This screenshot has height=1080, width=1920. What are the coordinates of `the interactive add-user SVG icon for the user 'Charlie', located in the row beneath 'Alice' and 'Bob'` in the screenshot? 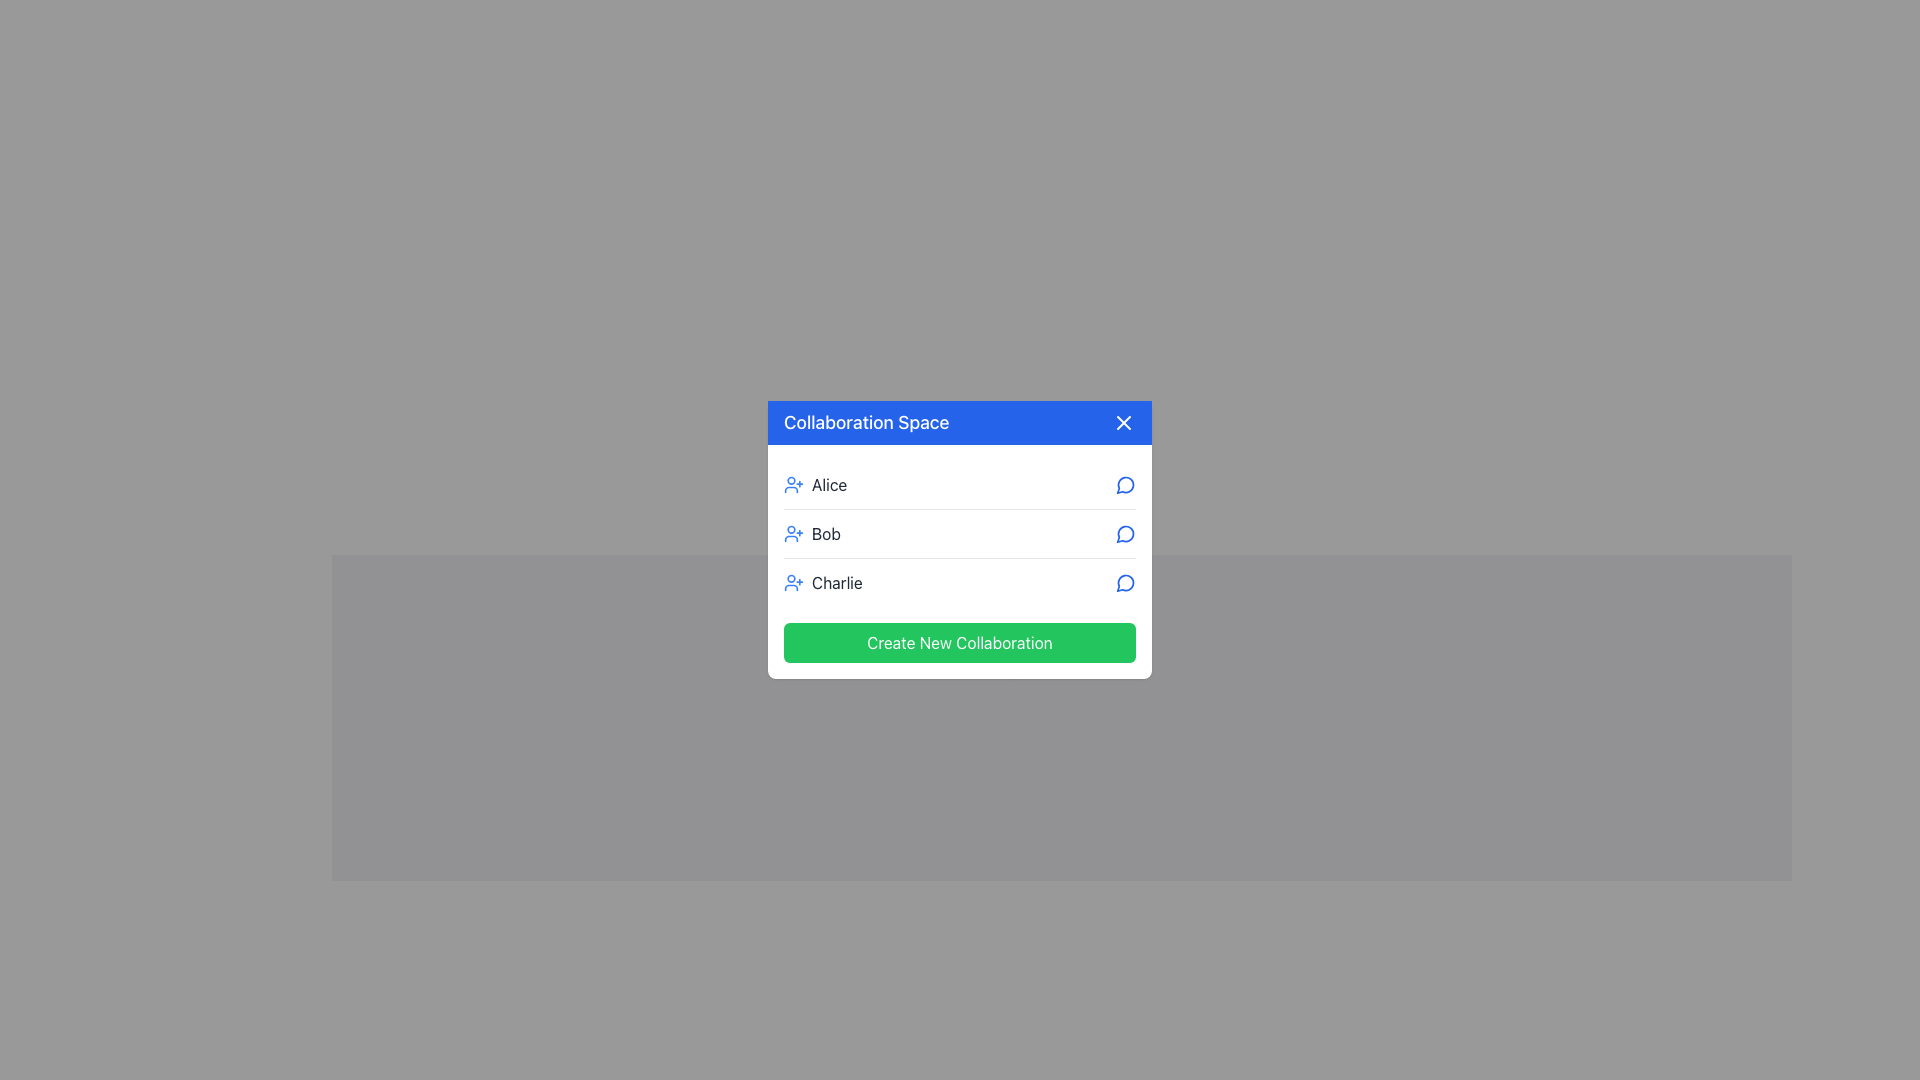 It's located at (792, 582).